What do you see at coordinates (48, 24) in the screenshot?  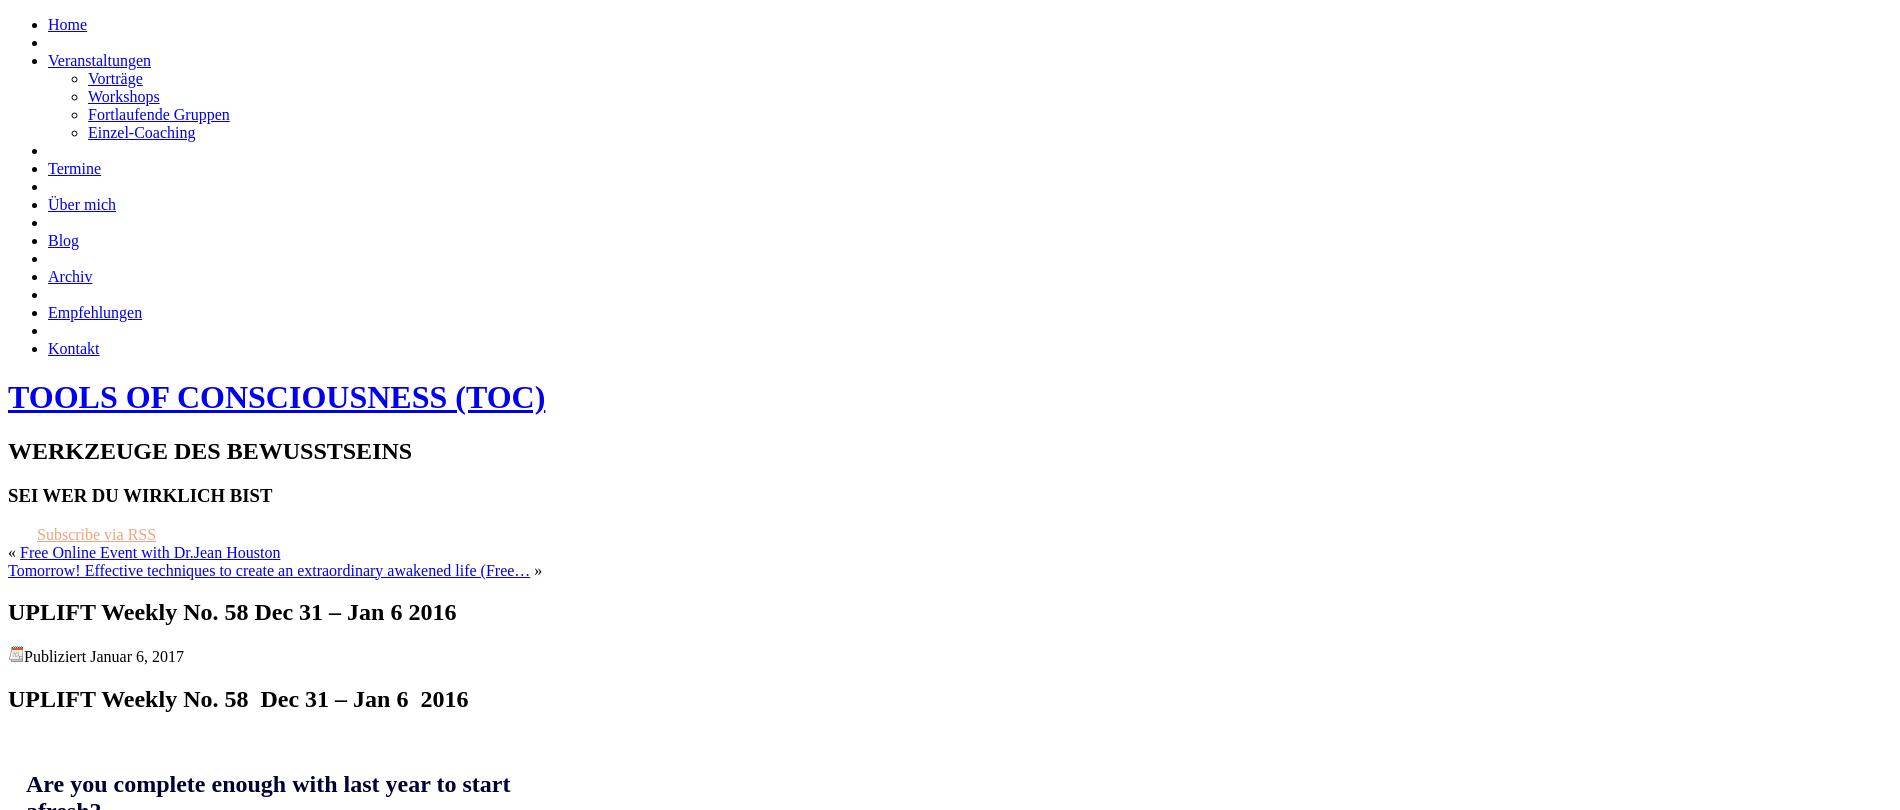 I see `'Home'` at bounding box center [48, 24].